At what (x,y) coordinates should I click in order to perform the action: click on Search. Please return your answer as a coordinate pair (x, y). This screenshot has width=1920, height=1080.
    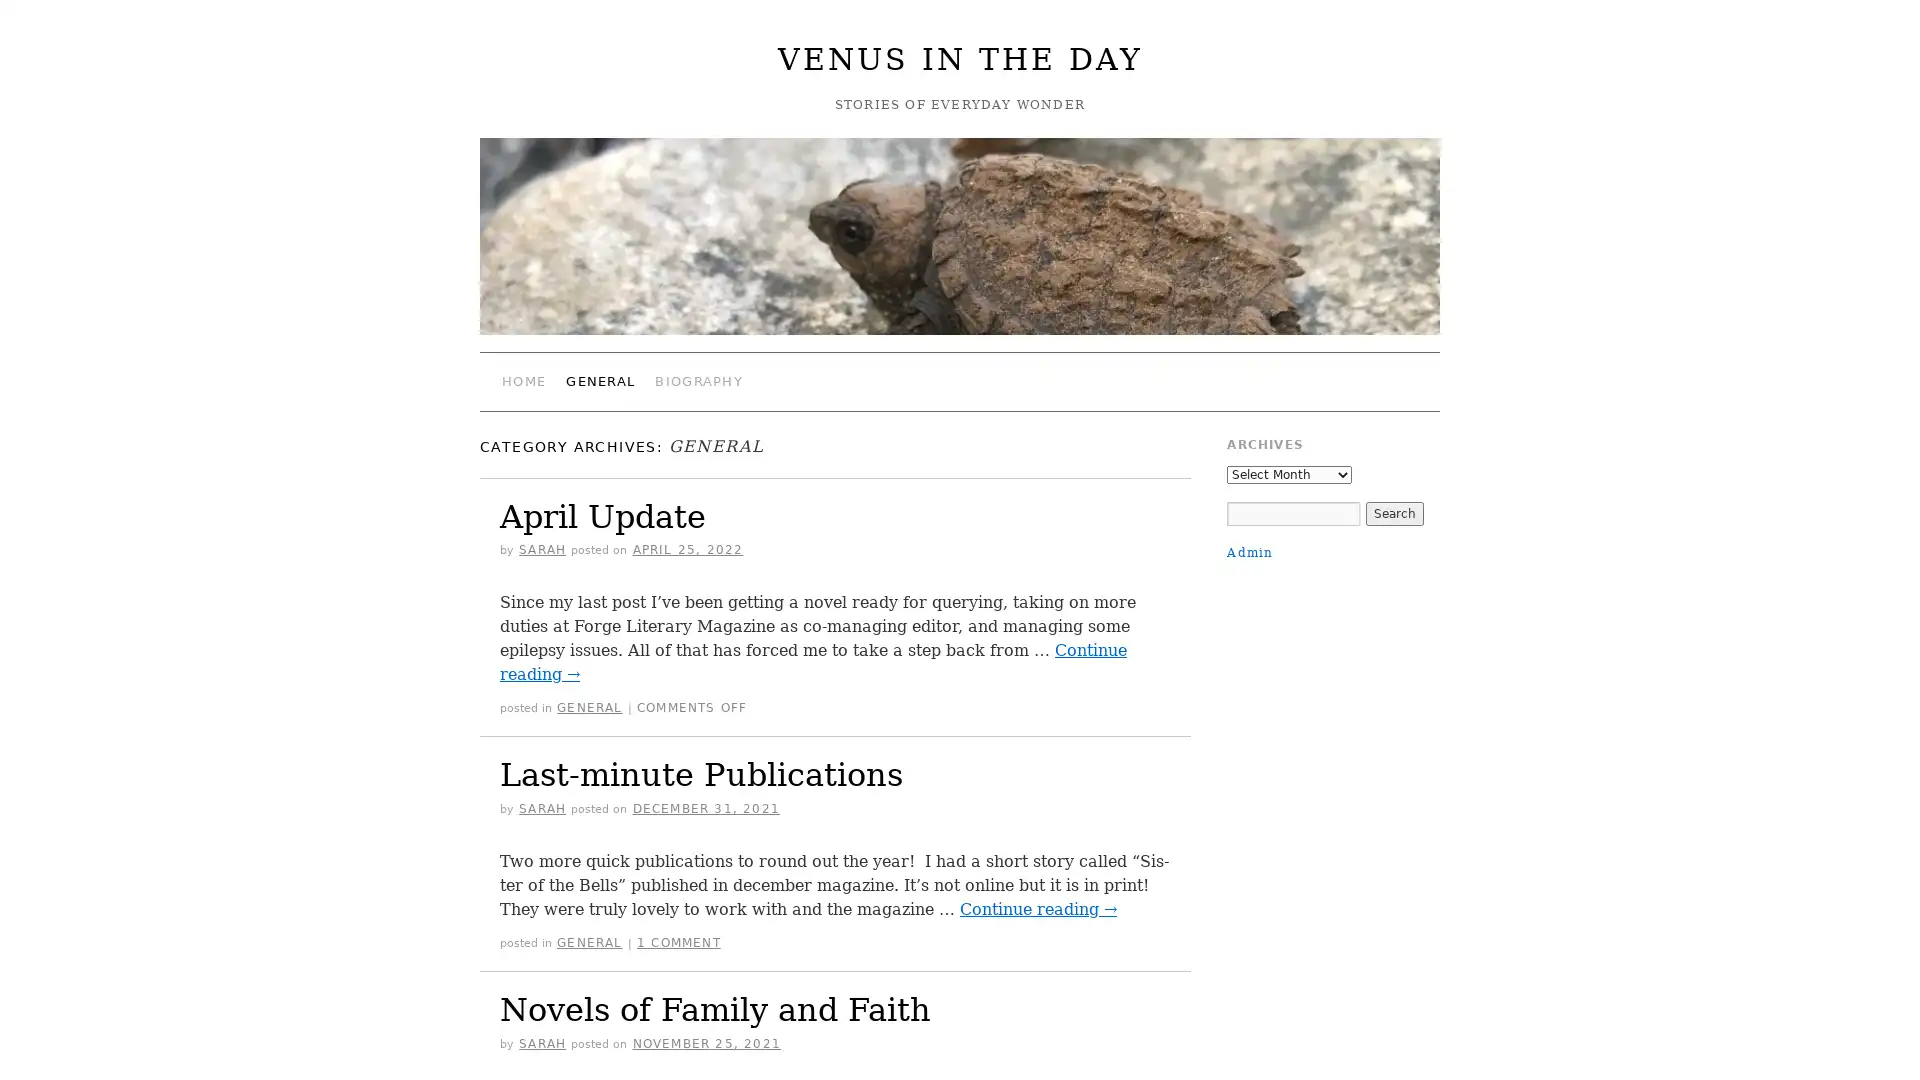
    Looking at the image, I should click on (1392, 512).